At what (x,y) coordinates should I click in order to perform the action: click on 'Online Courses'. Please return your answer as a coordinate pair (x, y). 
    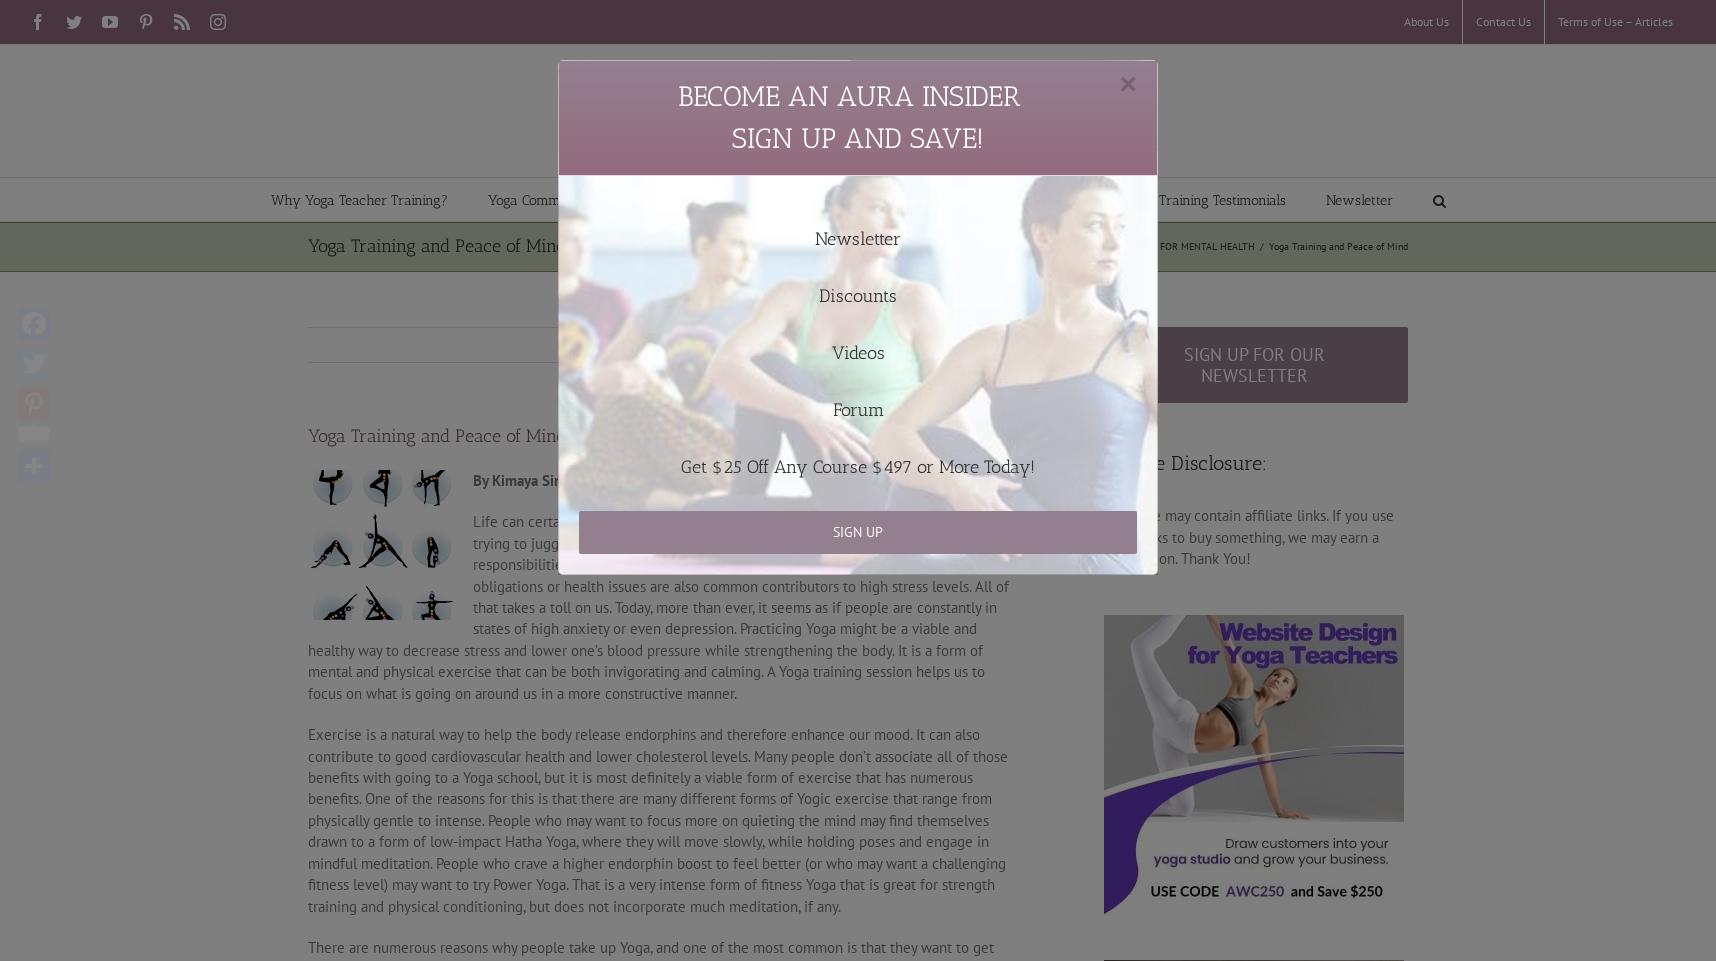
    Looking at the image, I should click on (691, 238).